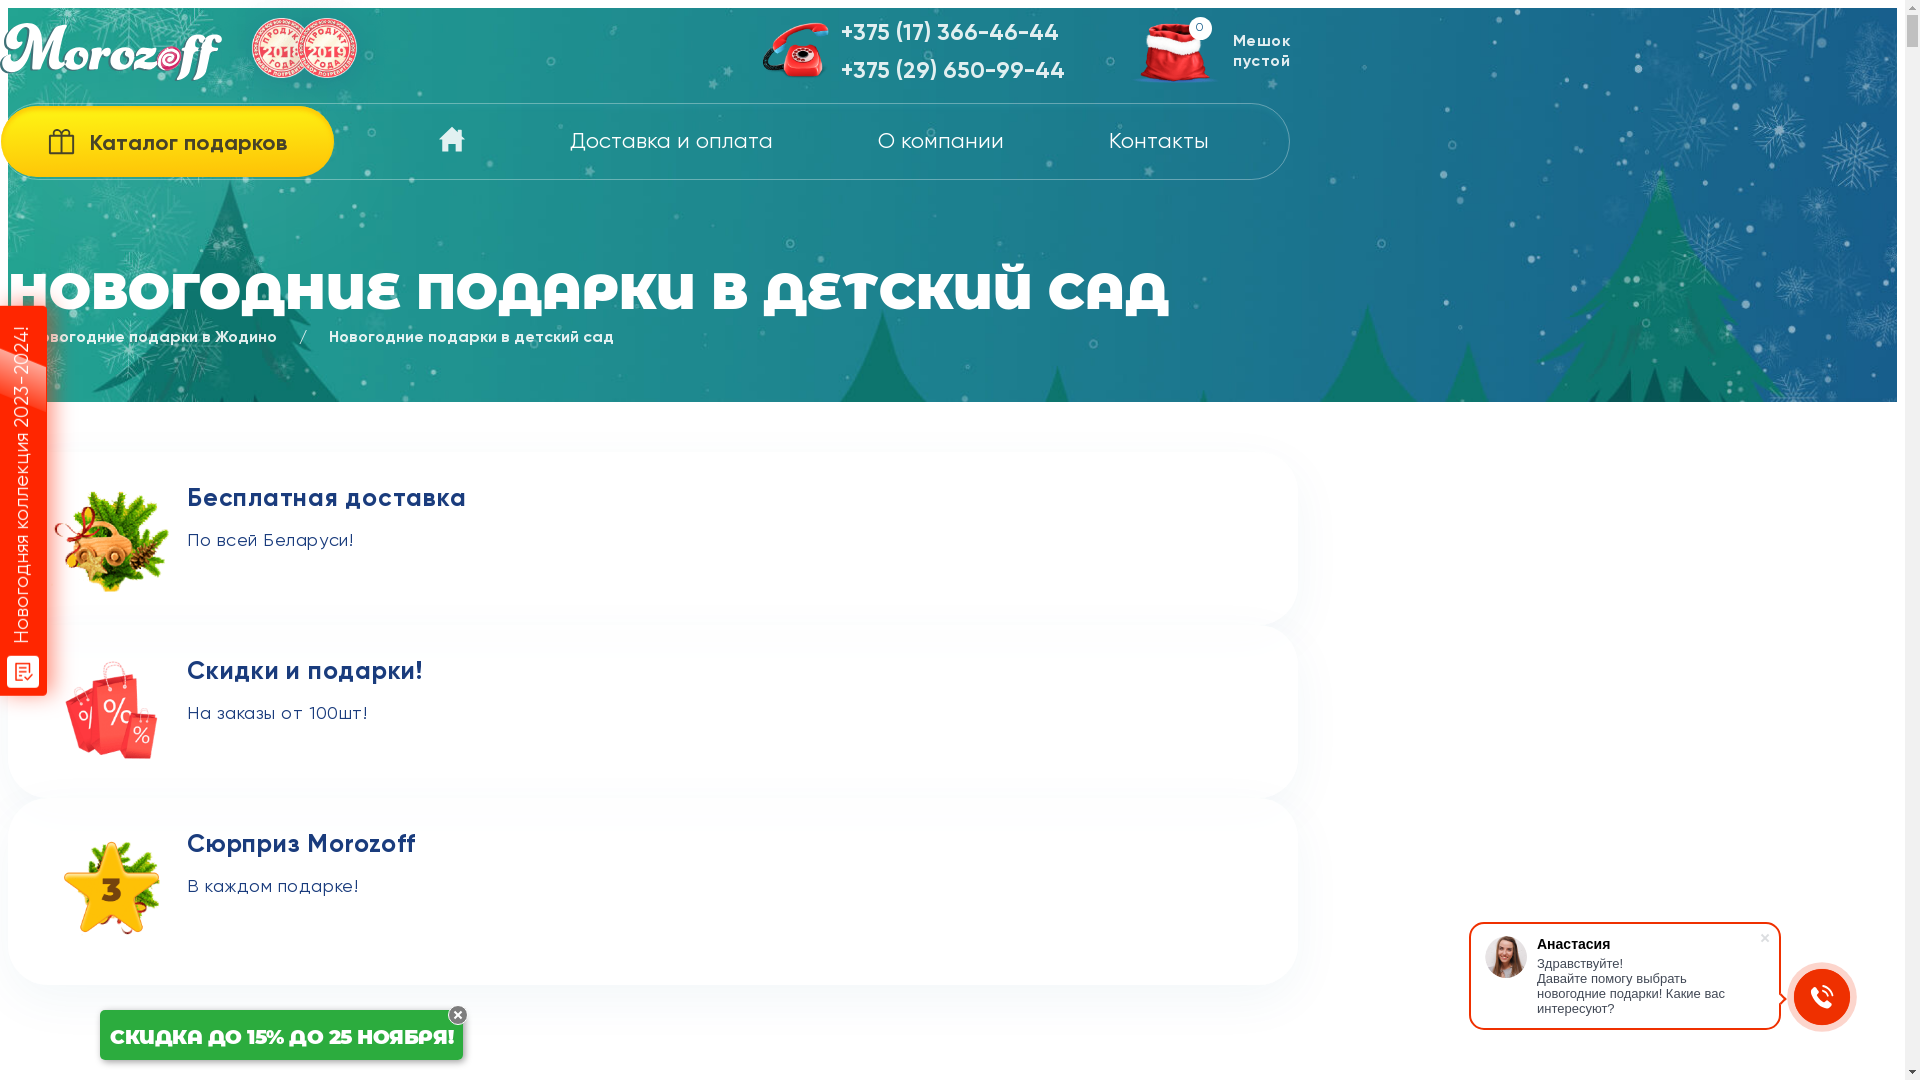  I want to click on '+375 (29) 650-99-44', so click(952, 70).